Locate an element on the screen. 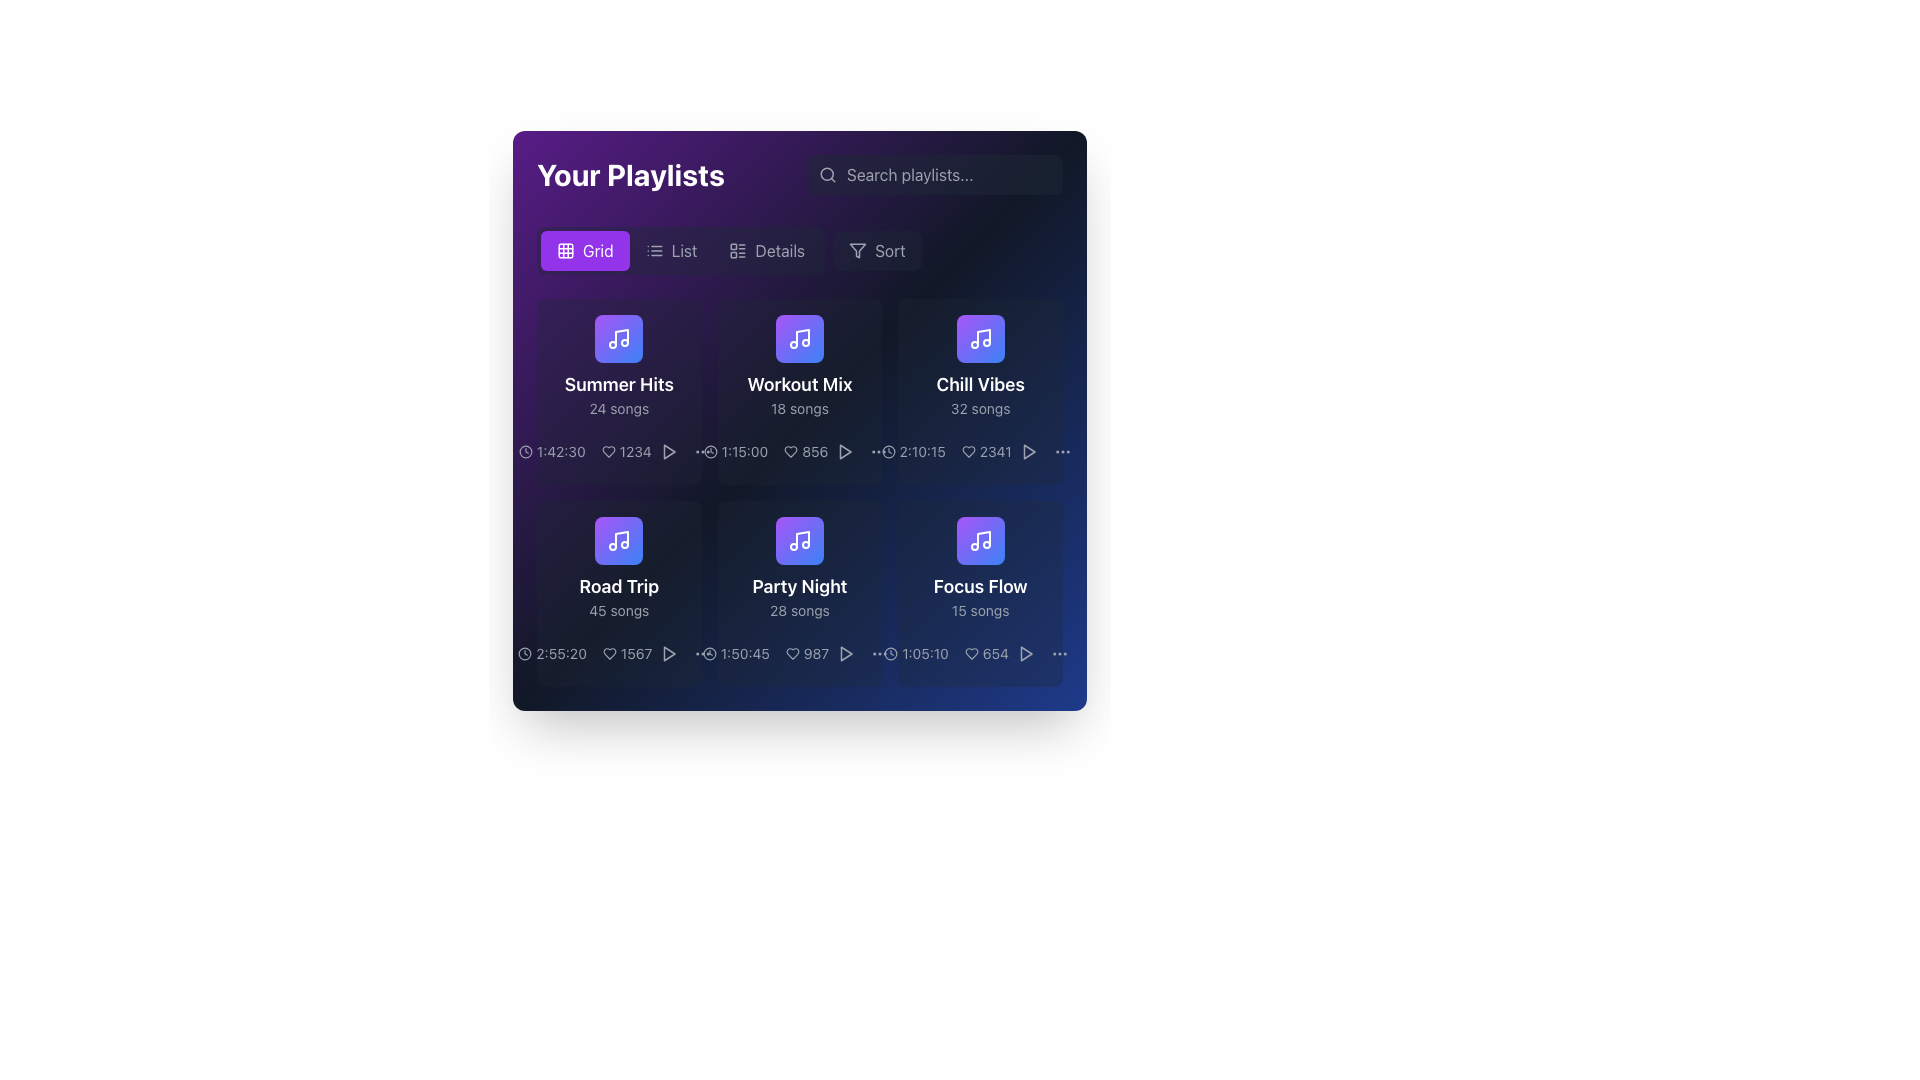 Image resolution: width=1920 pixels, height=1080 pixels. the grid icon button with a purple background and white grid design is located at coordinates (565, 249).